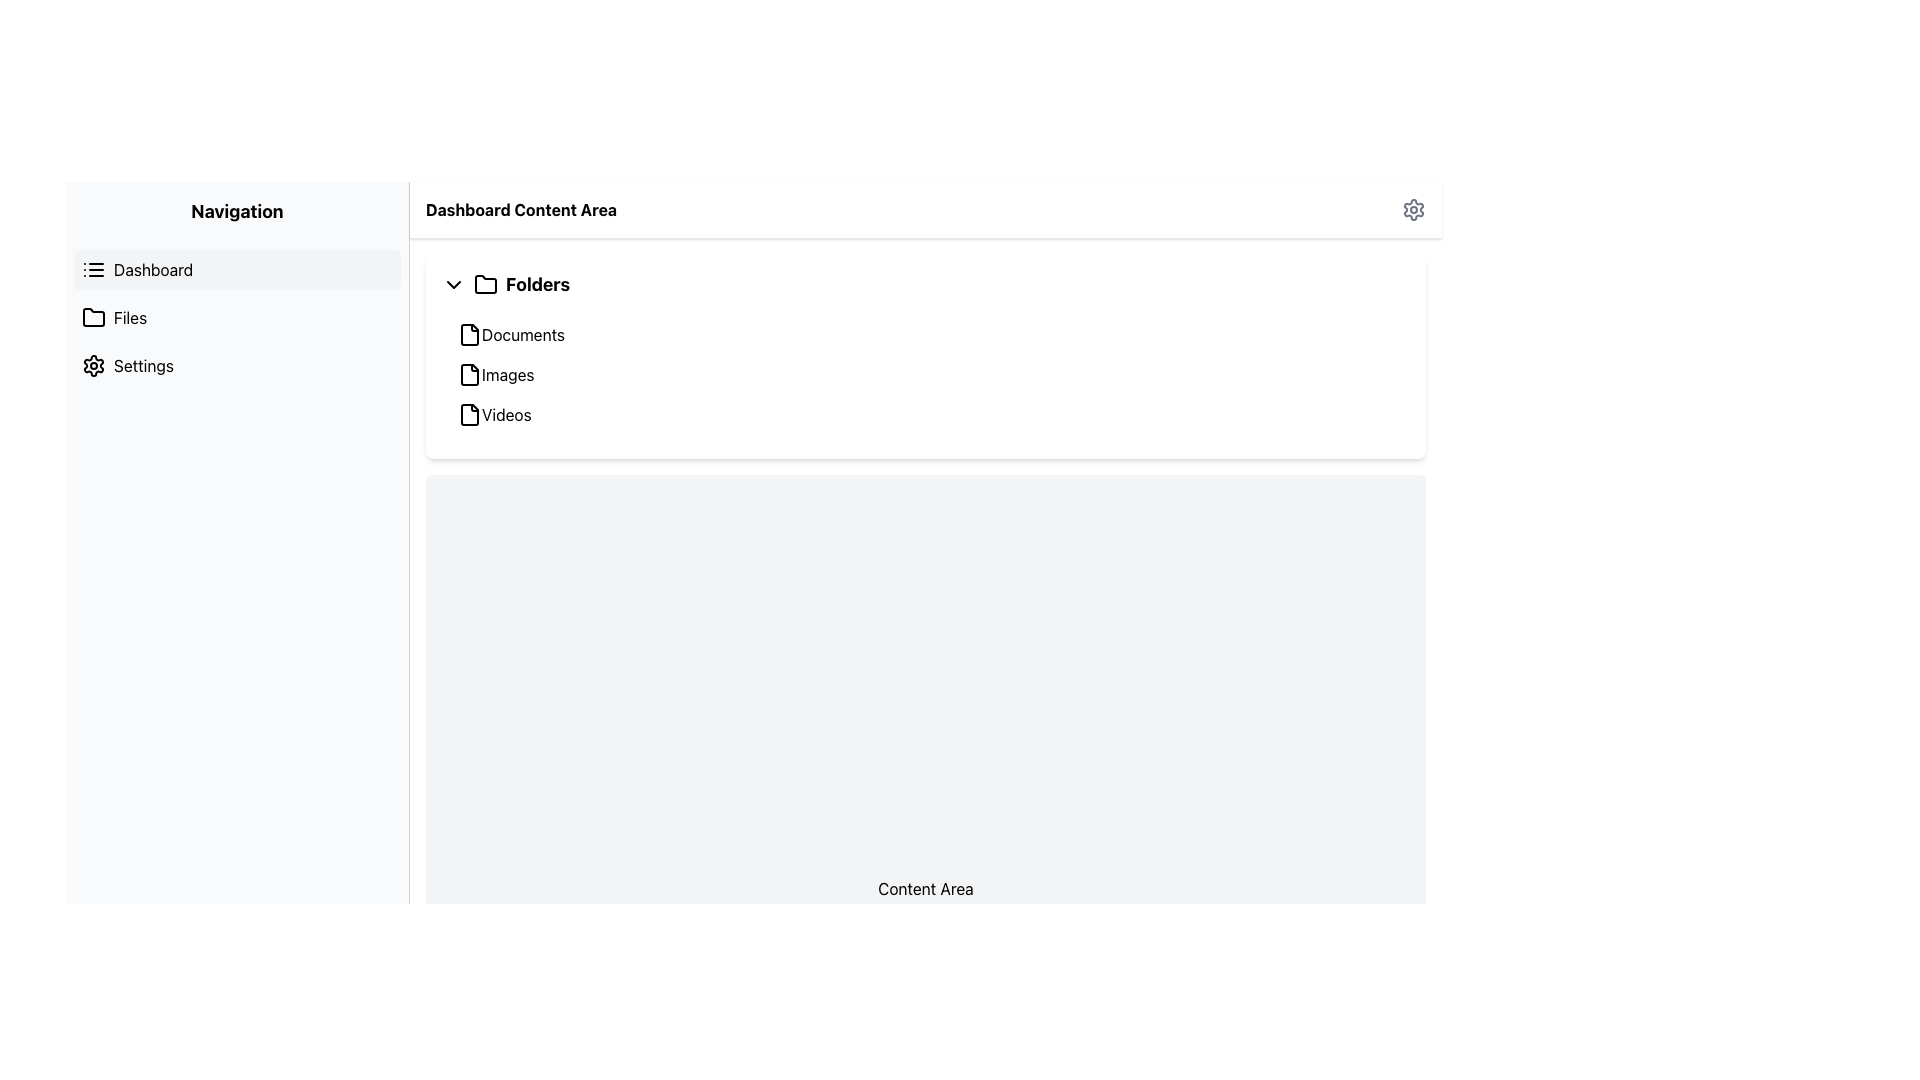 The image size is (1920, 1080). I want to click on the 'Files' label in the left navigation menu of the dashboard interface, so click(129, 316).